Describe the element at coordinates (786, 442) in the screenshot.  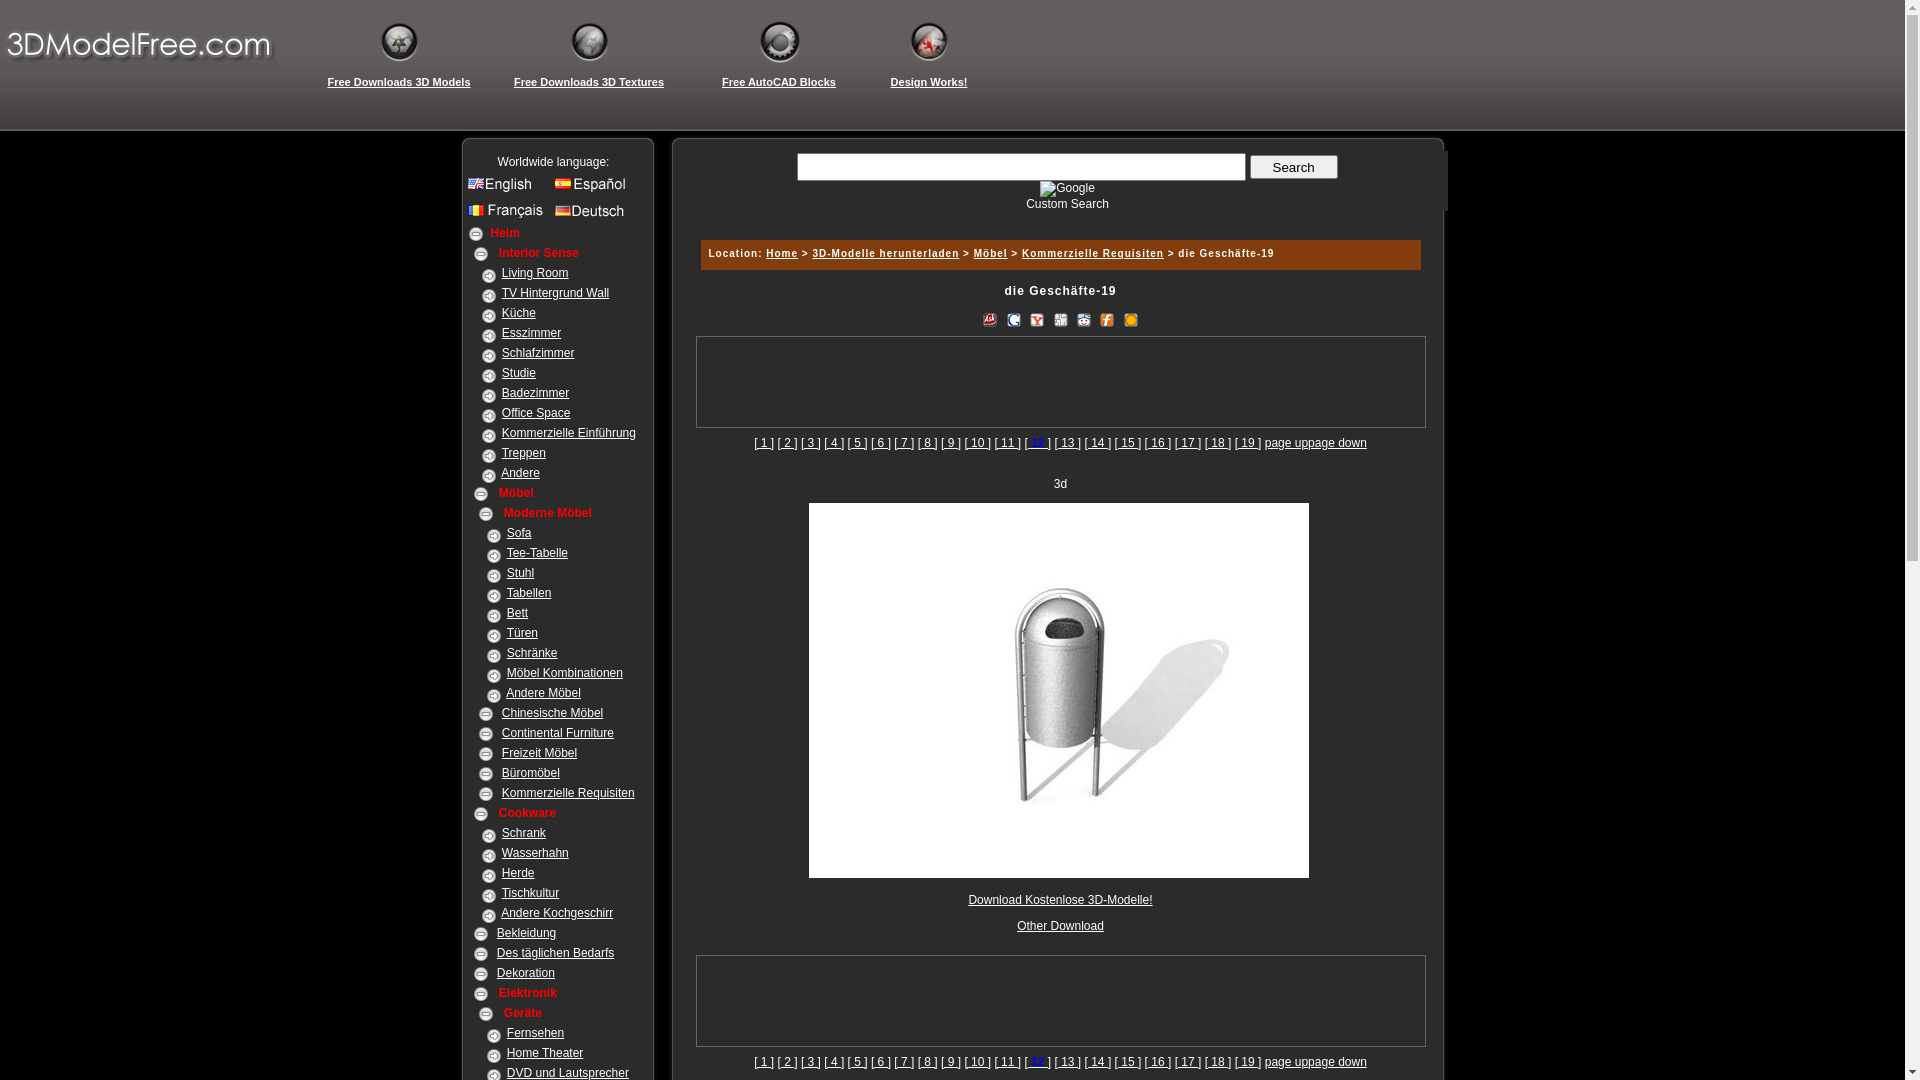
I see `'[ 2 ]'` at that location.